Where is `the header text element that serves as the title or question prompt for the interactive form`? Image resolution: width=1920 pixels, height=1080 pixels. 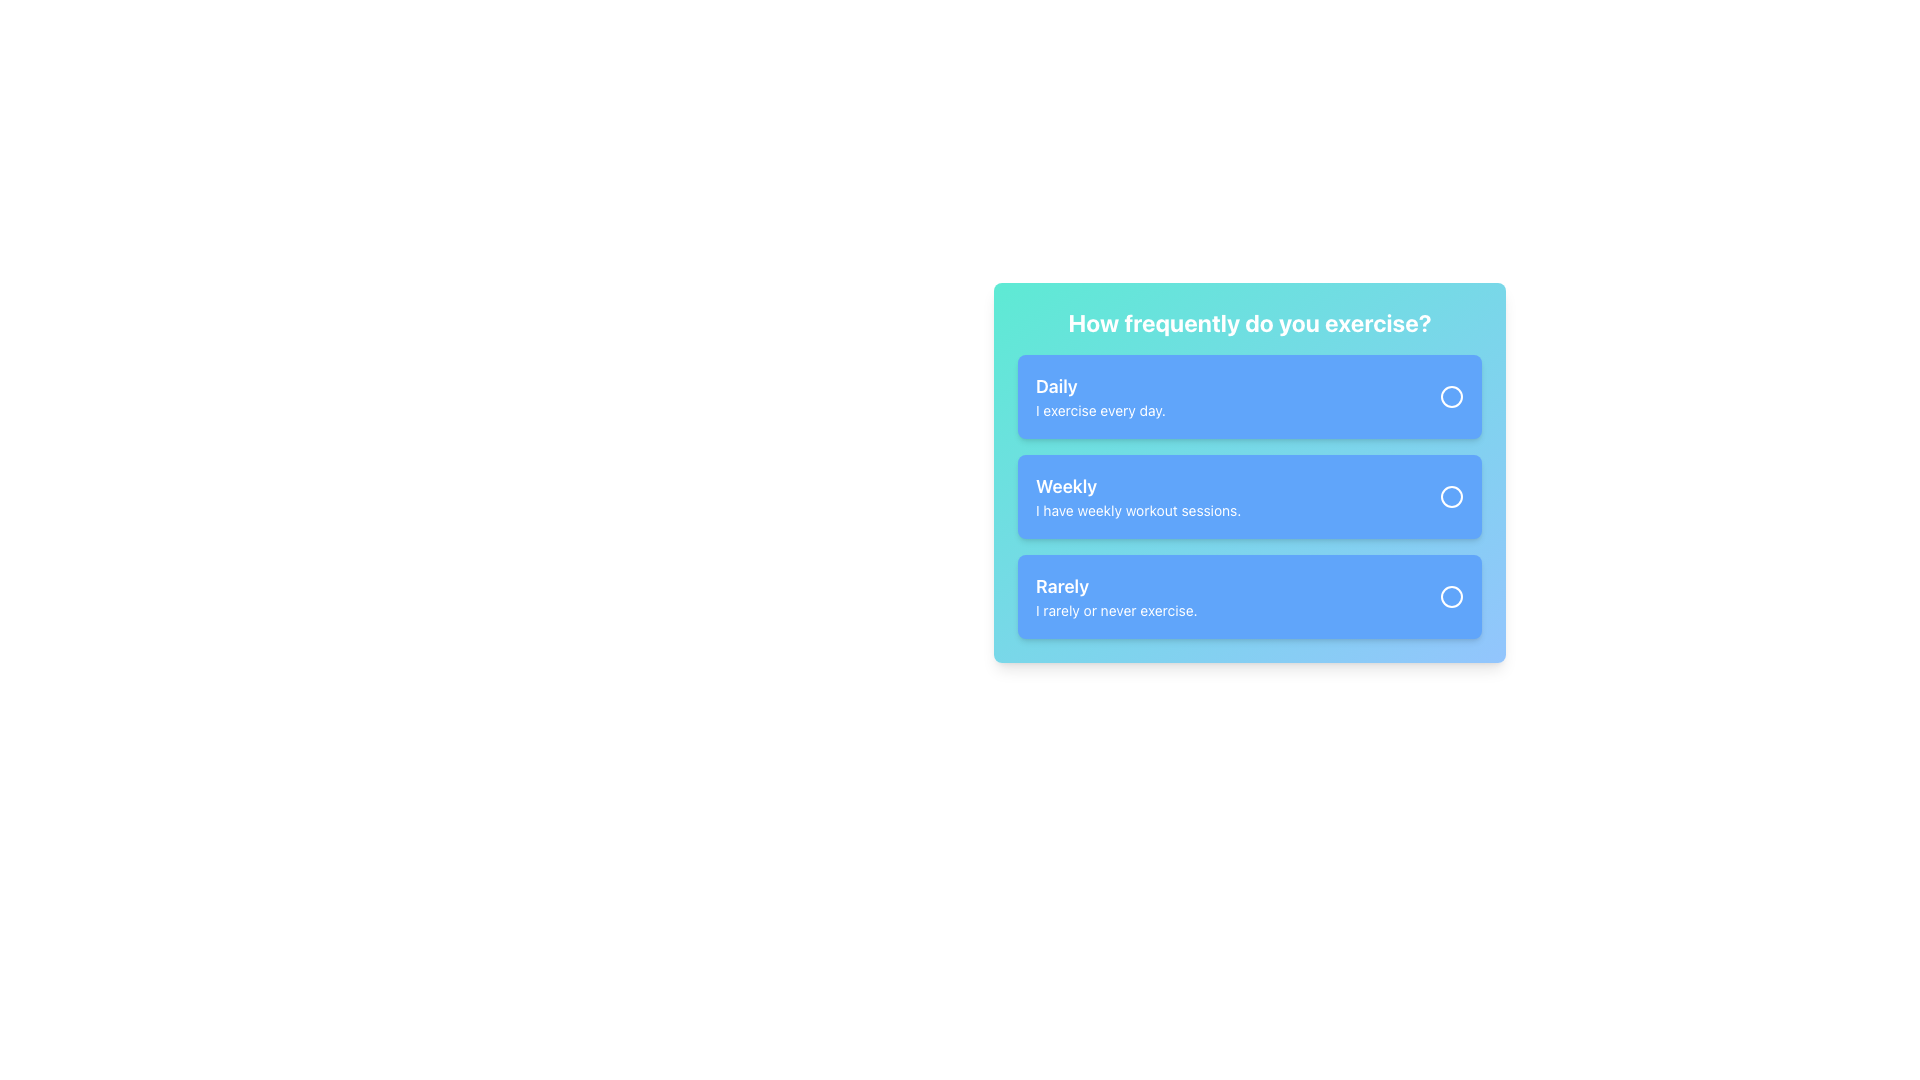 the header text element that serves as the title or question prompt for the interactive form is located at coordinates (1248, 322).